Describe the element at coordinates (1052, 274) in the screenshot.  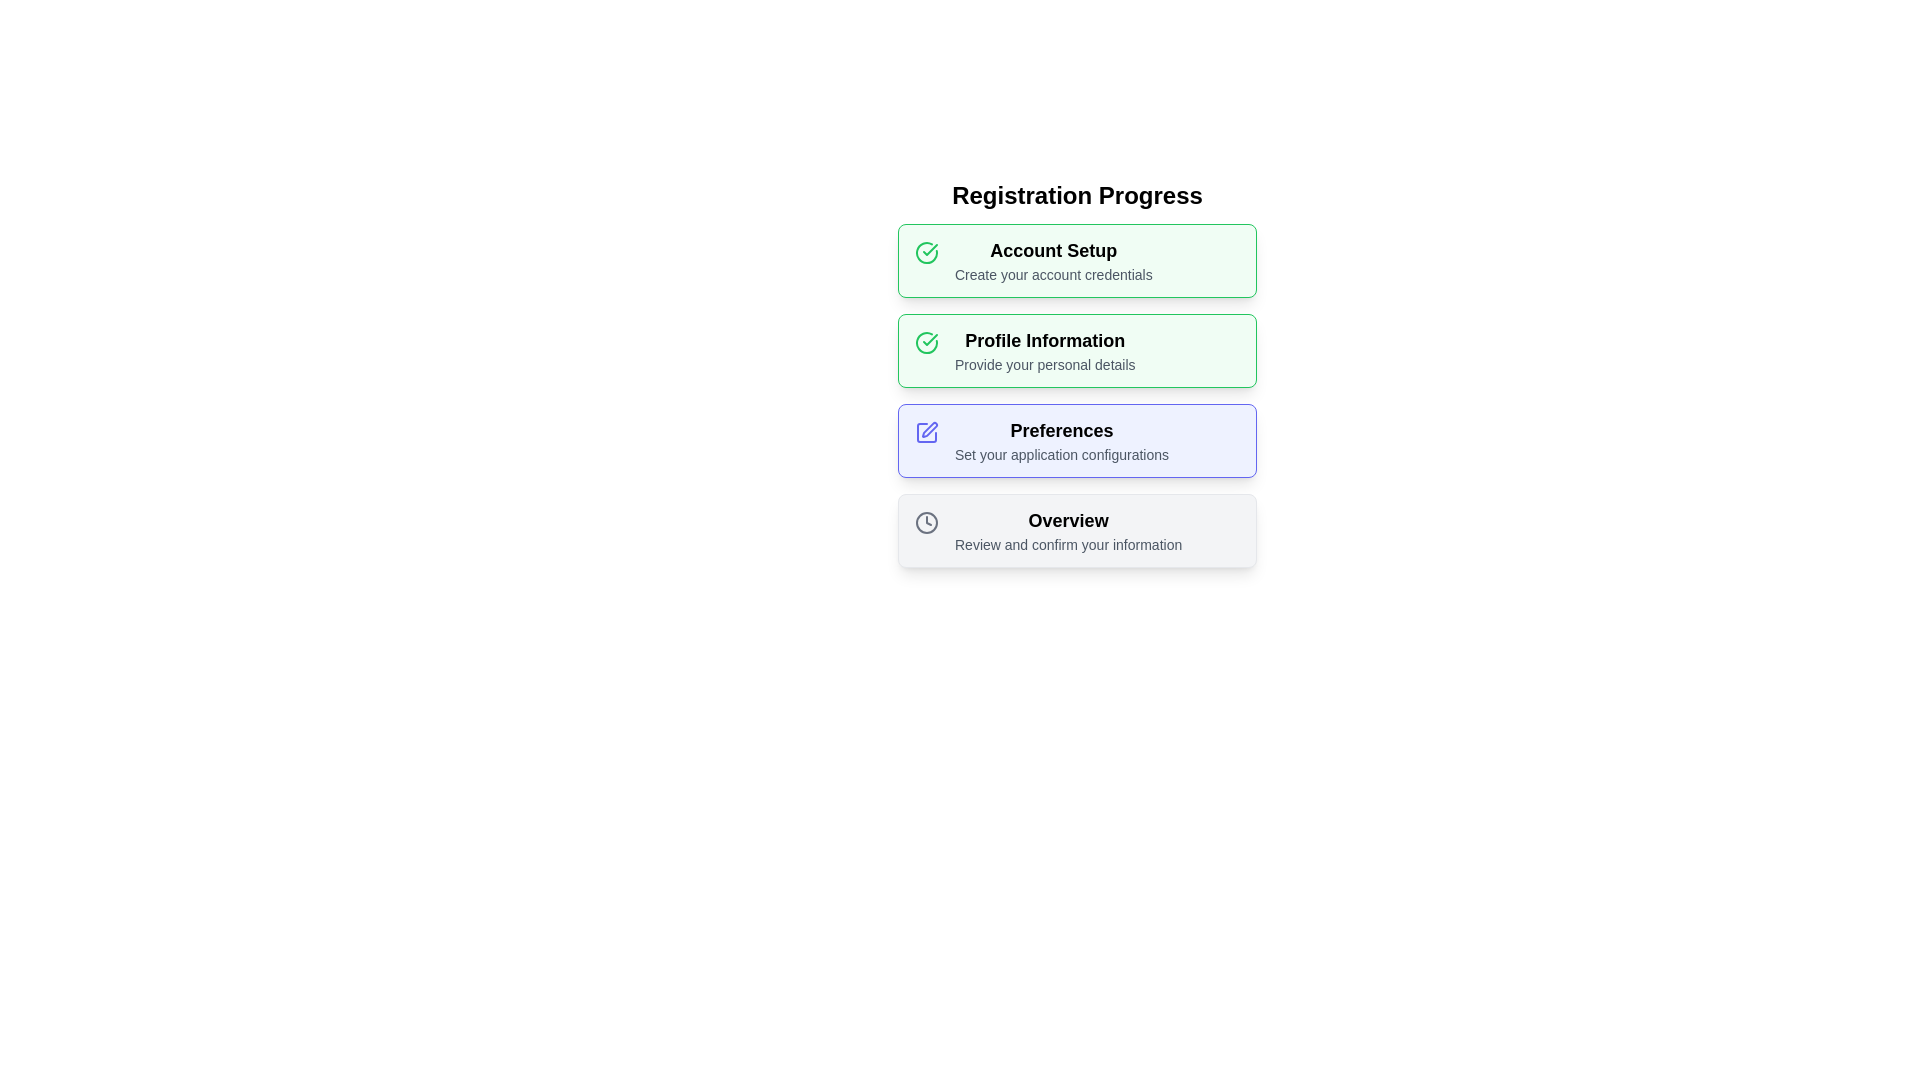
I see `text label that says 'Create your account credentials', which is located directly below the 'Account Setup' heading in a green-bordered section` at that location.